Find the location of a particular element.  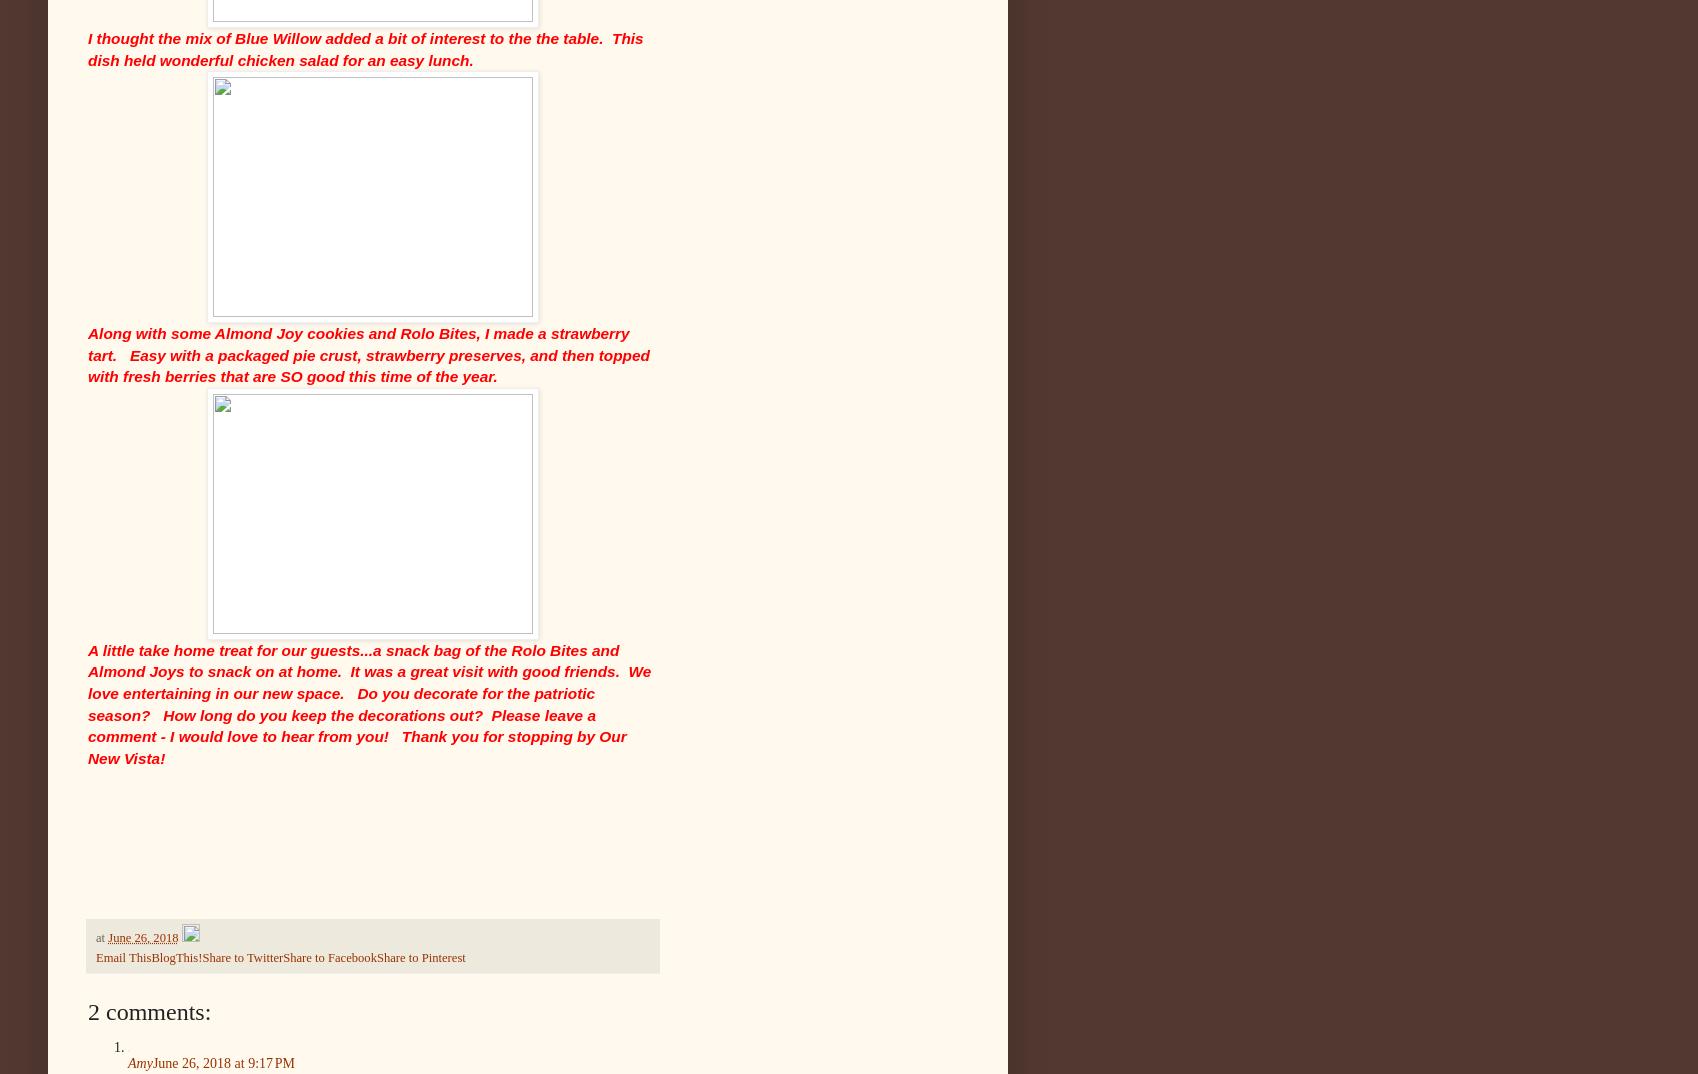

'Share to Facebook' is located at coordinates (328, 957).